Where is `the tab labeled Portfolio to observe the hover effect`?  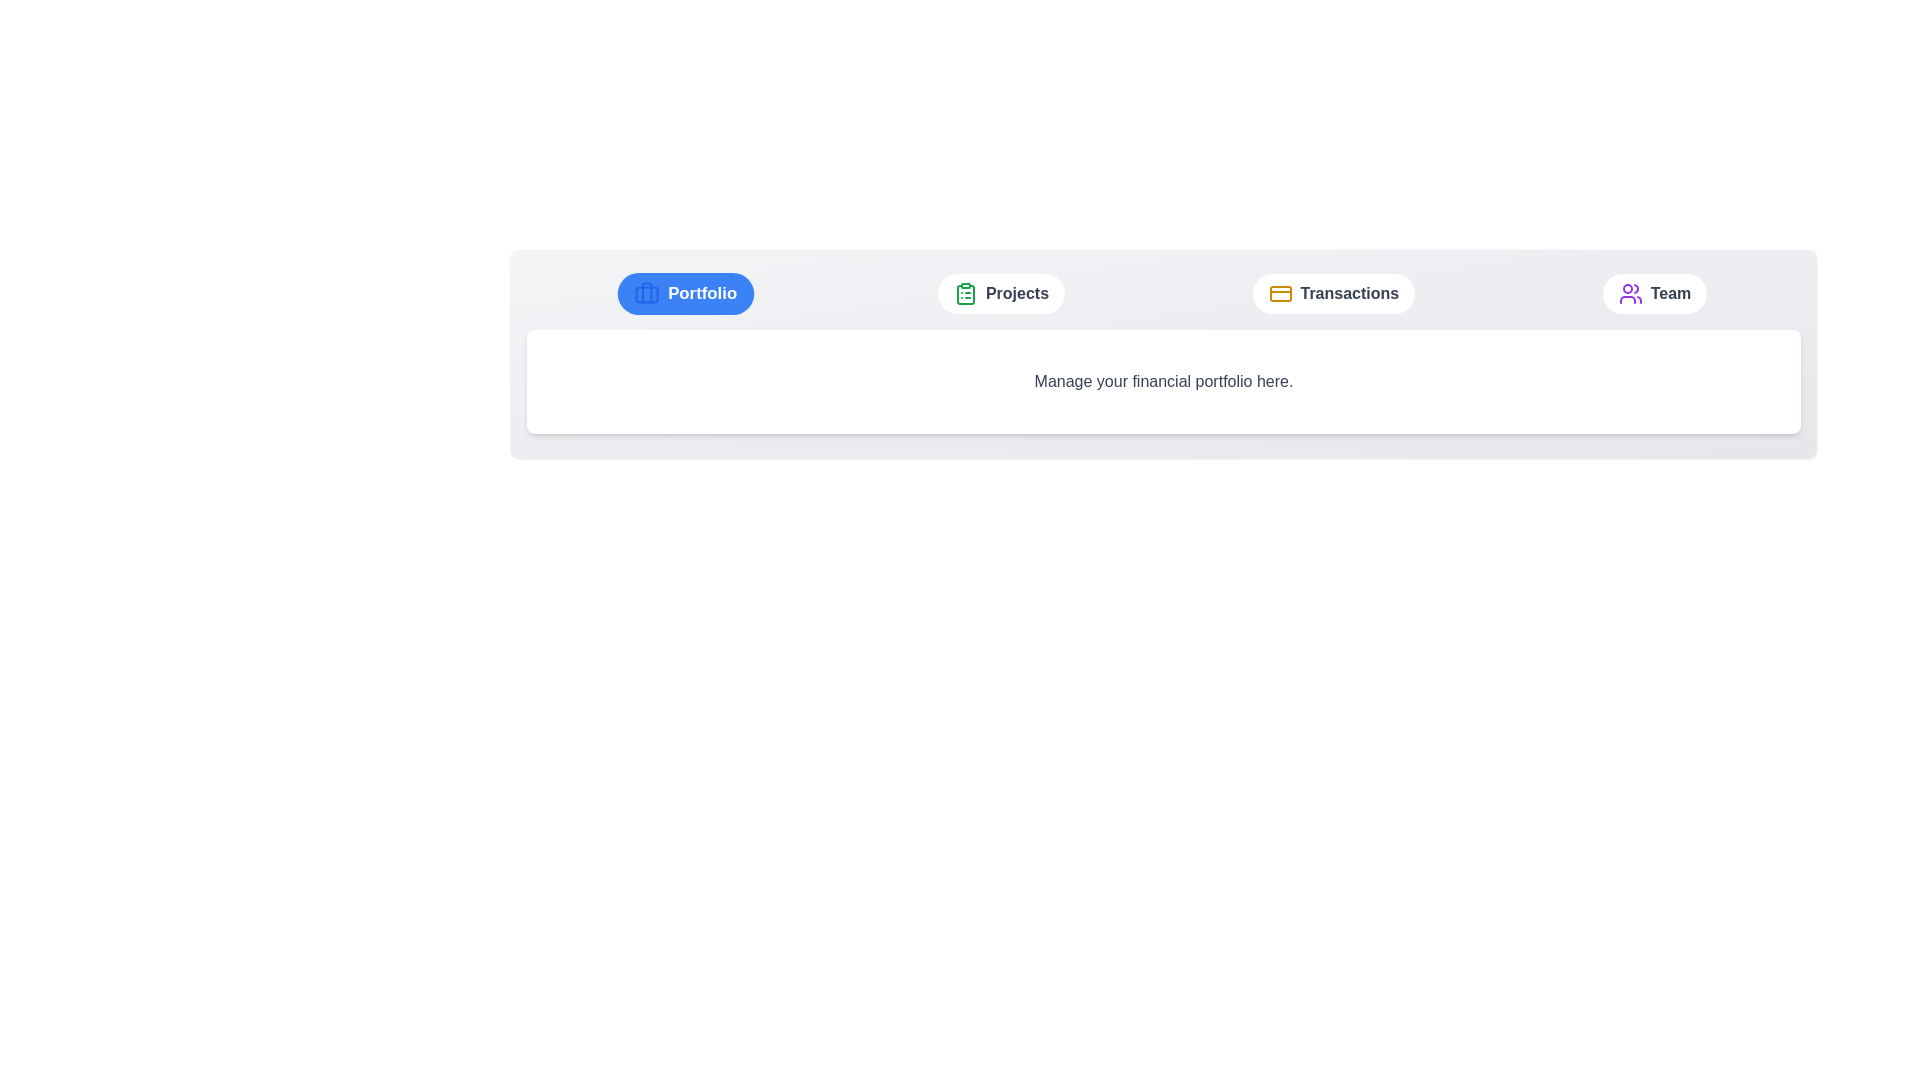 the tab labeled Portfolio to observe the hover effect is located at coordinates (685, 293).